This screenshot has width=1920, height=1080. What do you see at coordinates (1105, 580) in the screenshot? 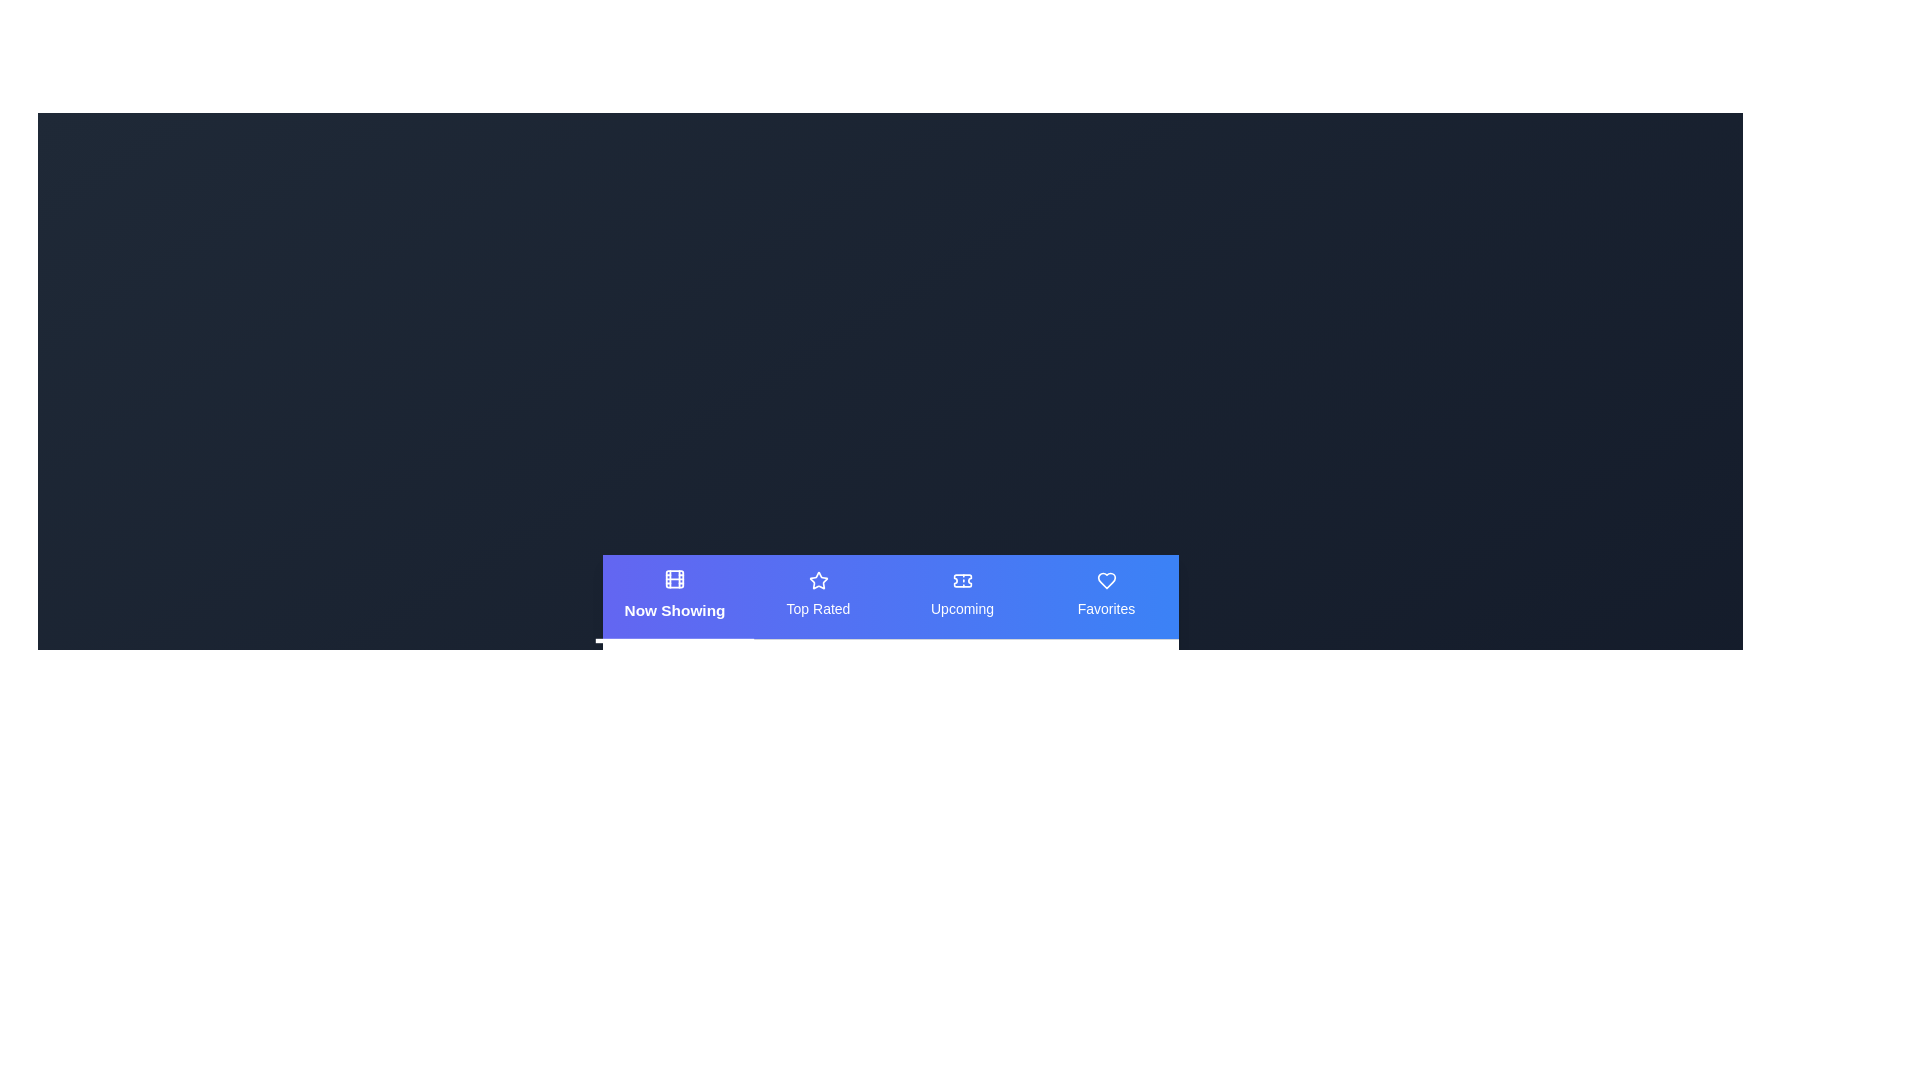
I see `the appearance of the 'Favorites' icon, which is the rightmost item in the bottom navigation bar adjacent to the 'Upcoming' section` at bounding box center [1105, 580].